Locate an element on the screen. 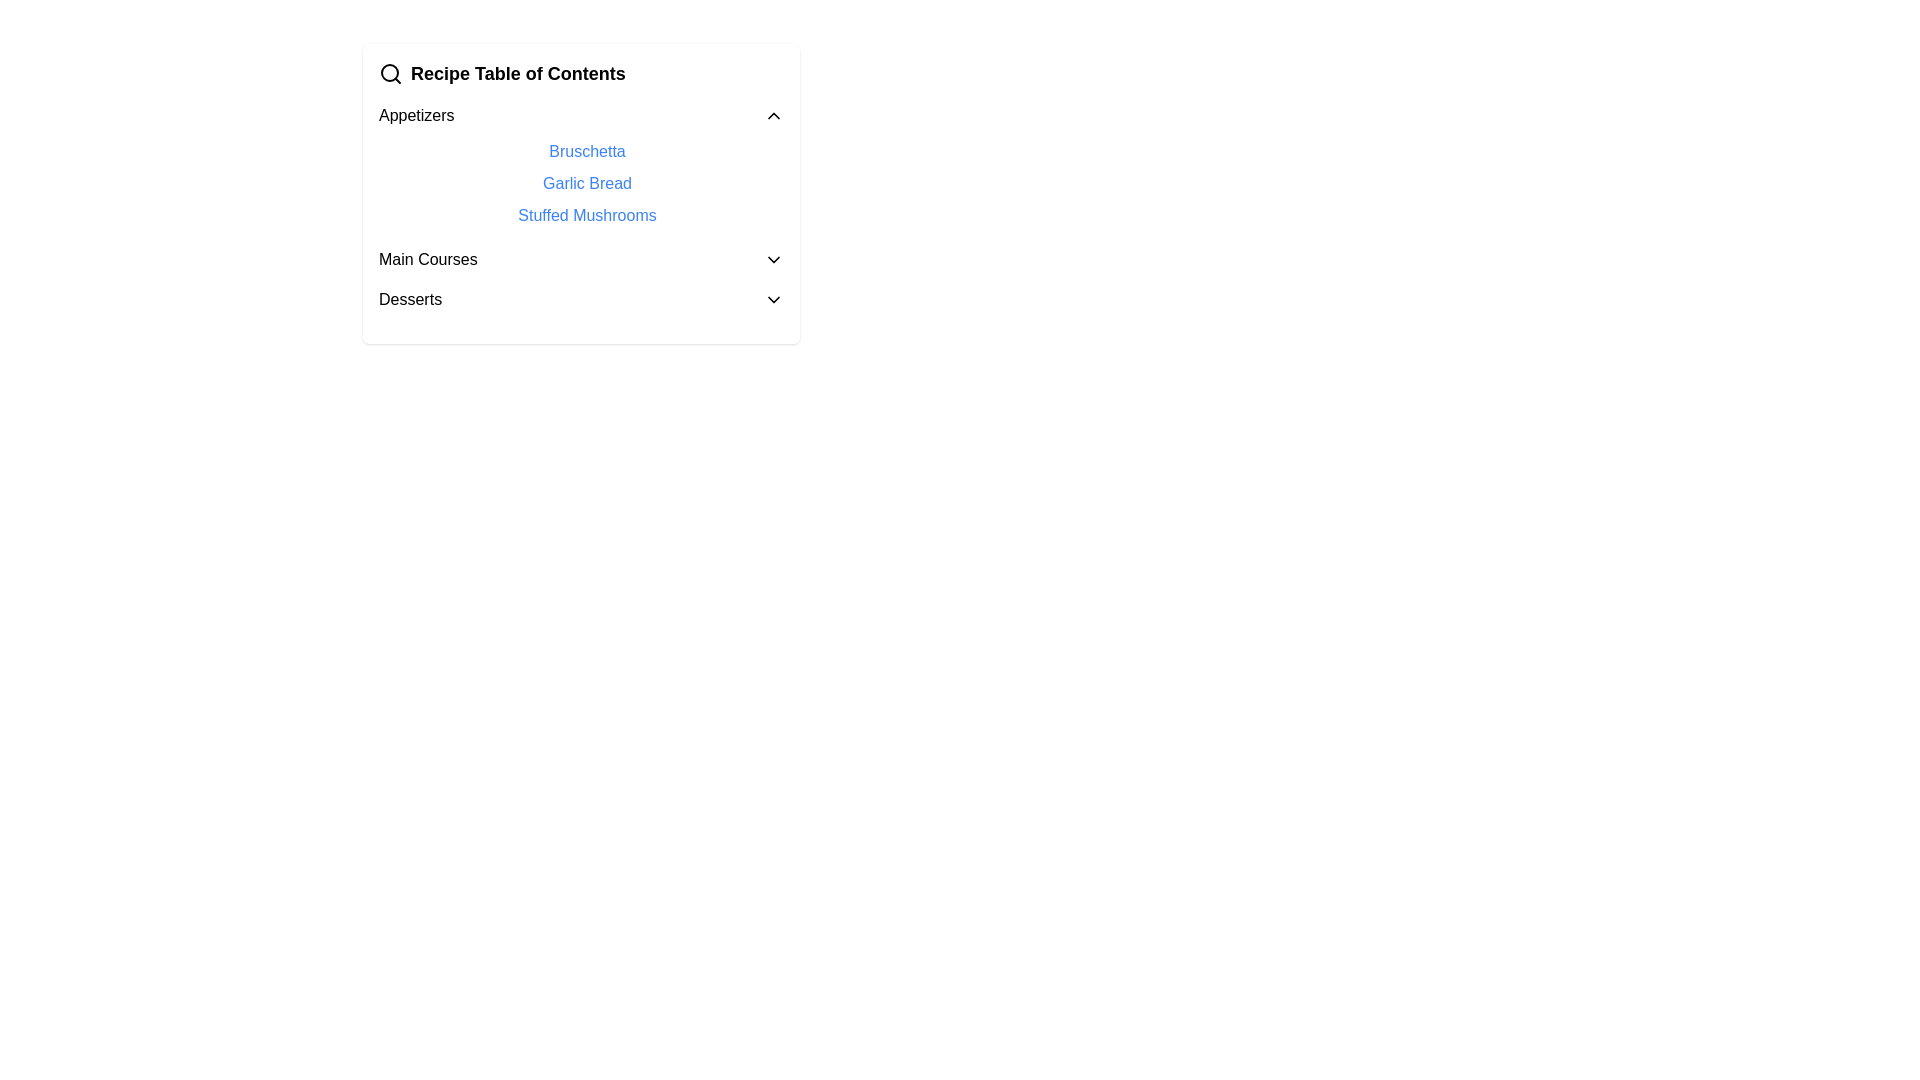 The image size is (1920, 1080). the Chevron icon located to the right of the 'Appetizers' text is located at coordinates (772, 115).